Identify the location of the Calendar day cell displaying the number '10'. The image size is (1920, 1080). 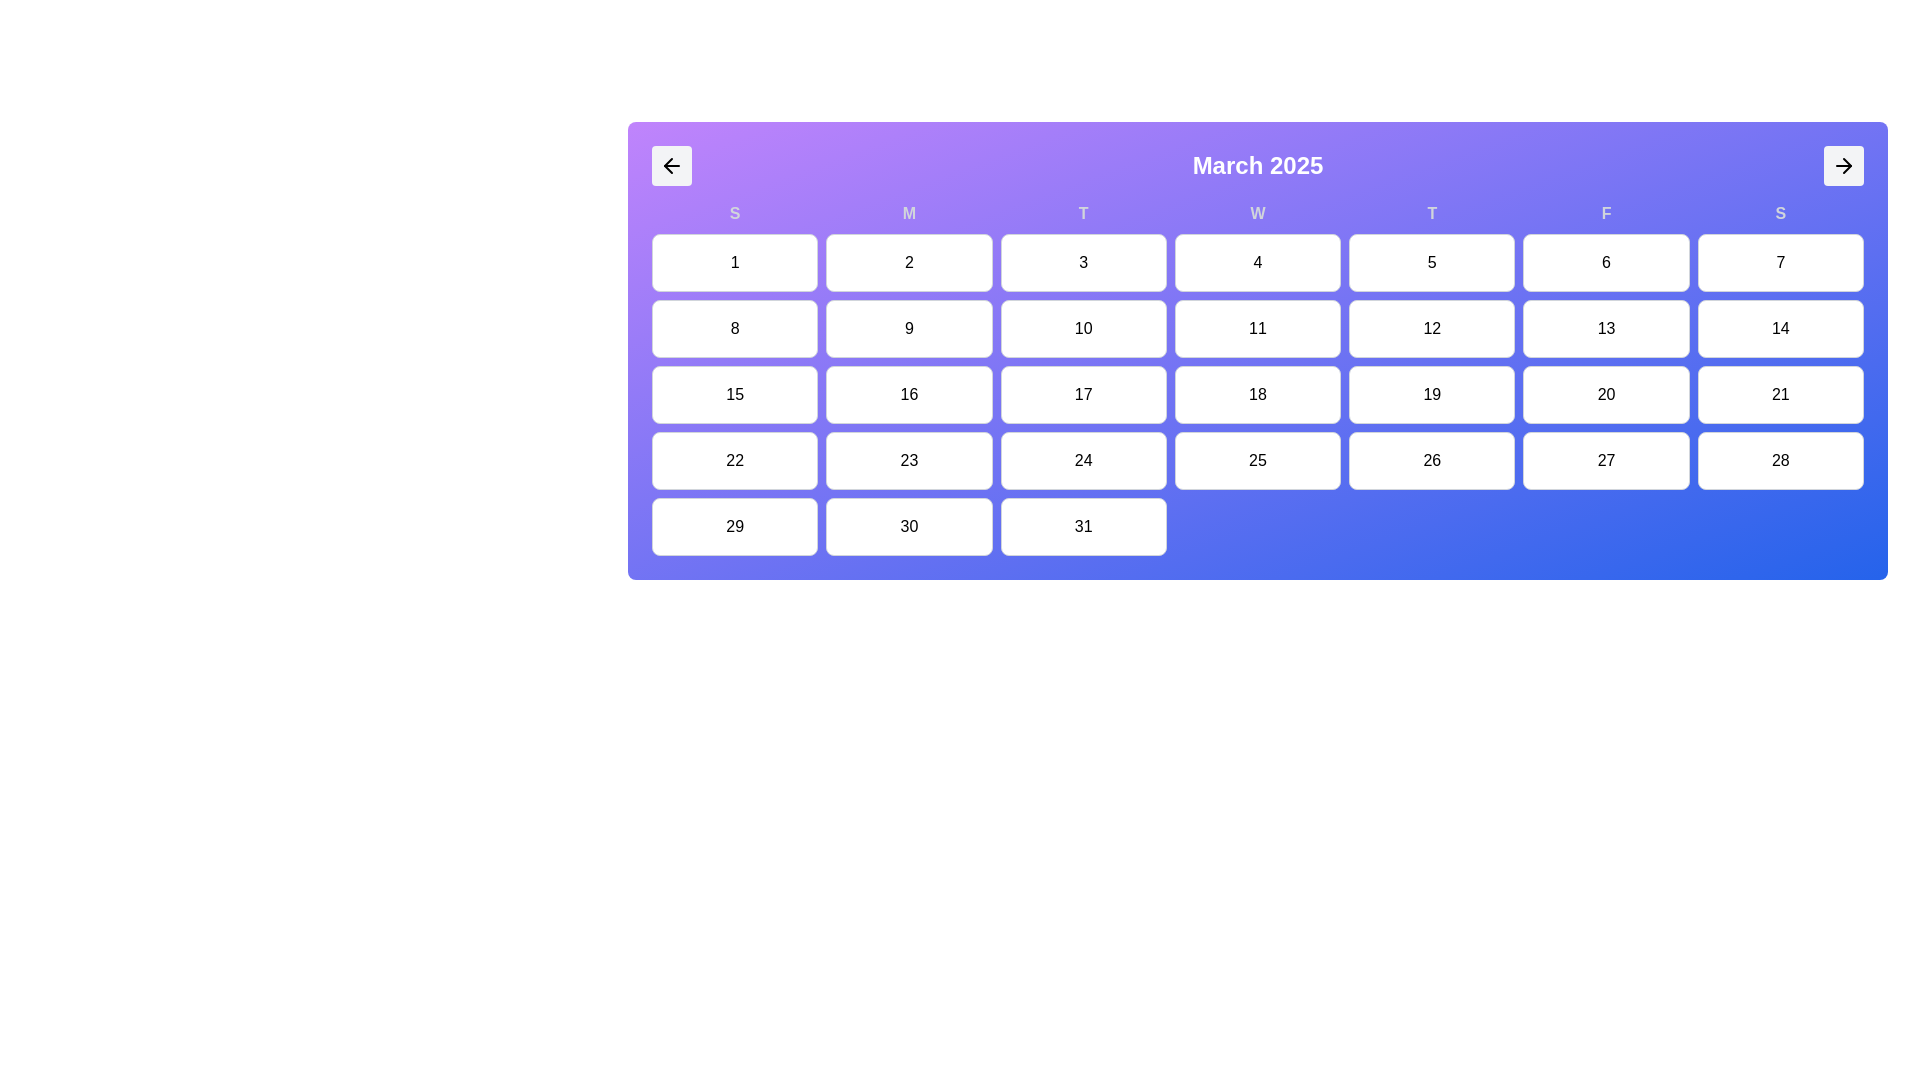
(1082, 327).